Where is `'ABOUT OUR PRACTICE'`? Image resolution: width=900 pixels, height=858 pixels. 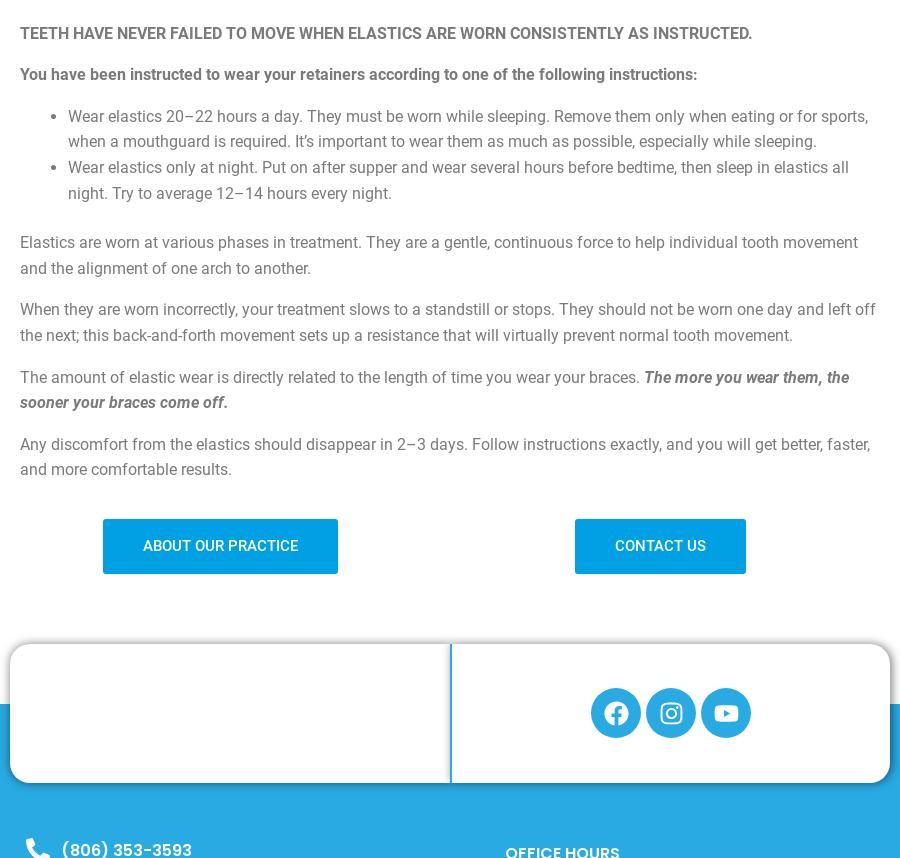
'ABOUT OUR PRACTICE' is located at coordinates (219, 545).